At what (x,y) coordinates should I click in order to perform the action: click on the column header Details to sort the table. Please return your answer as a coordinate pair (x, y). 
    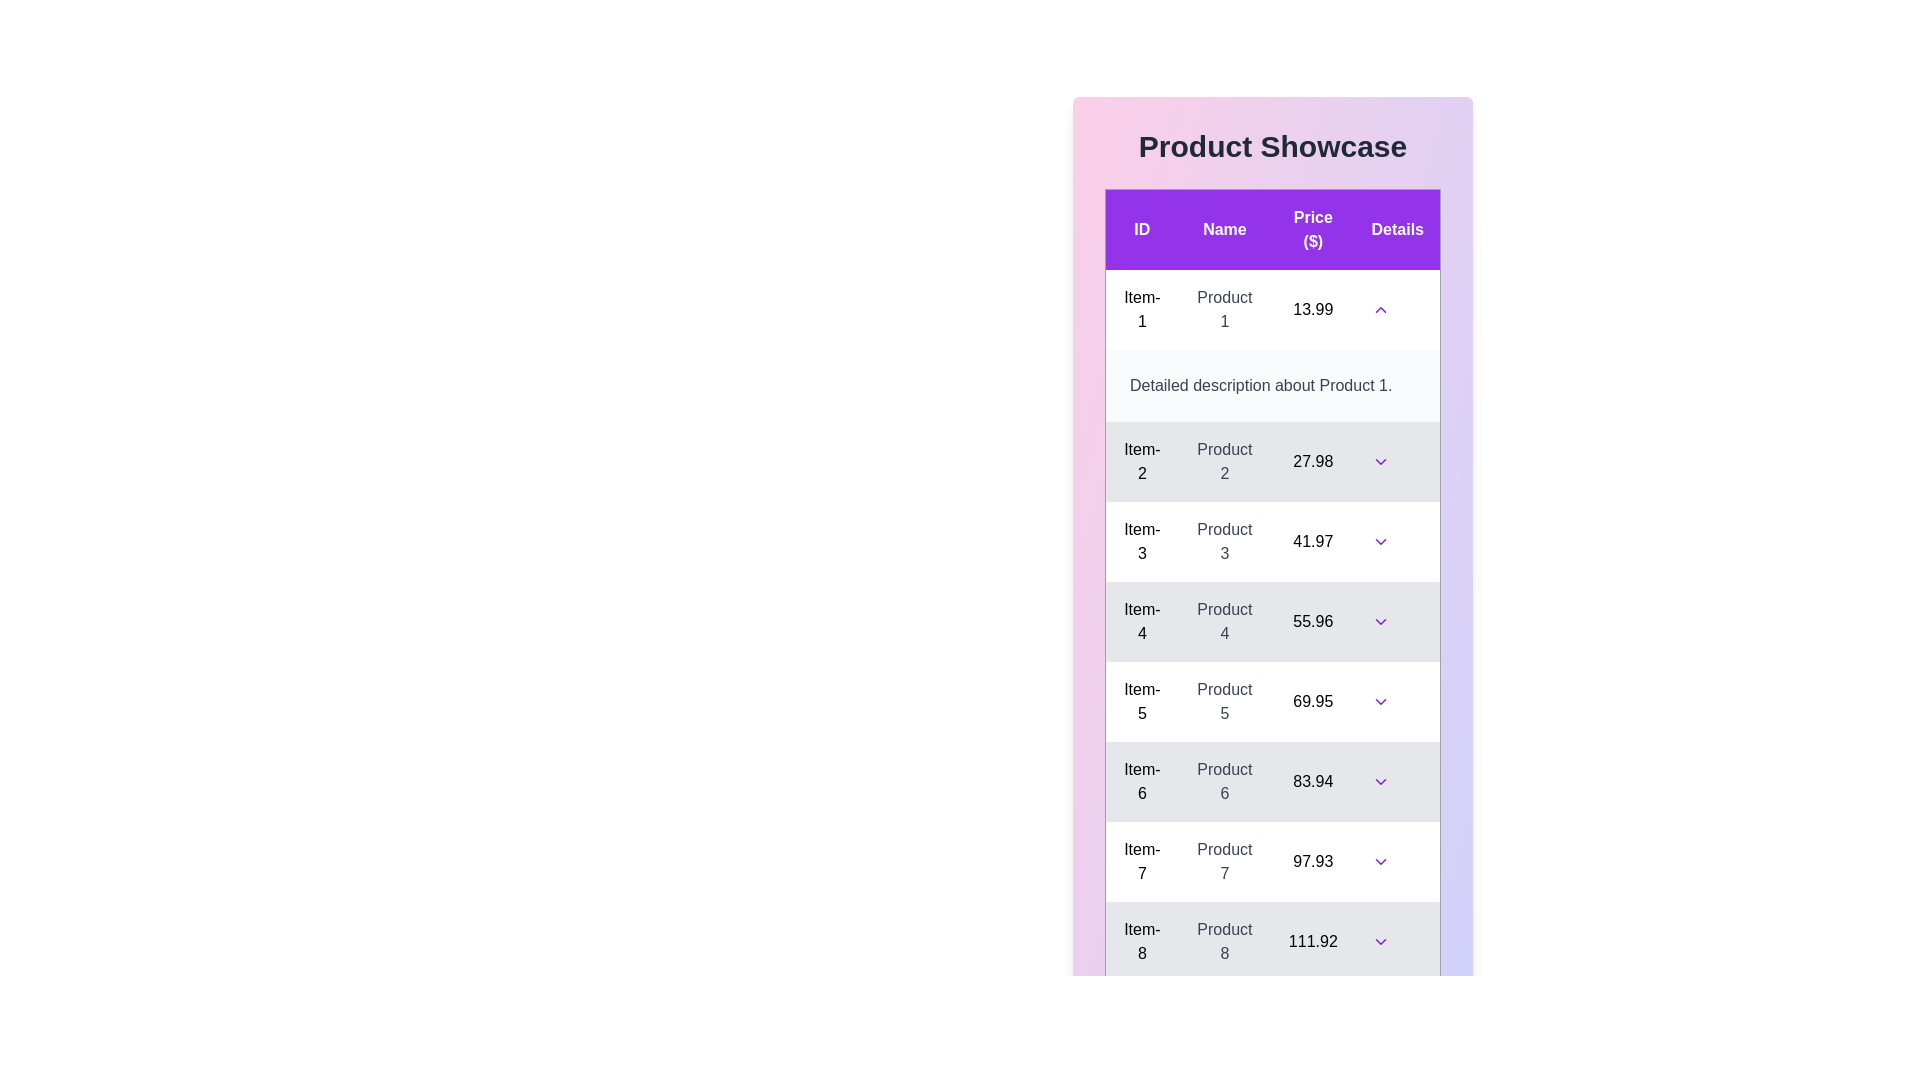
    Looking at the image, I should click on (1396, 228).